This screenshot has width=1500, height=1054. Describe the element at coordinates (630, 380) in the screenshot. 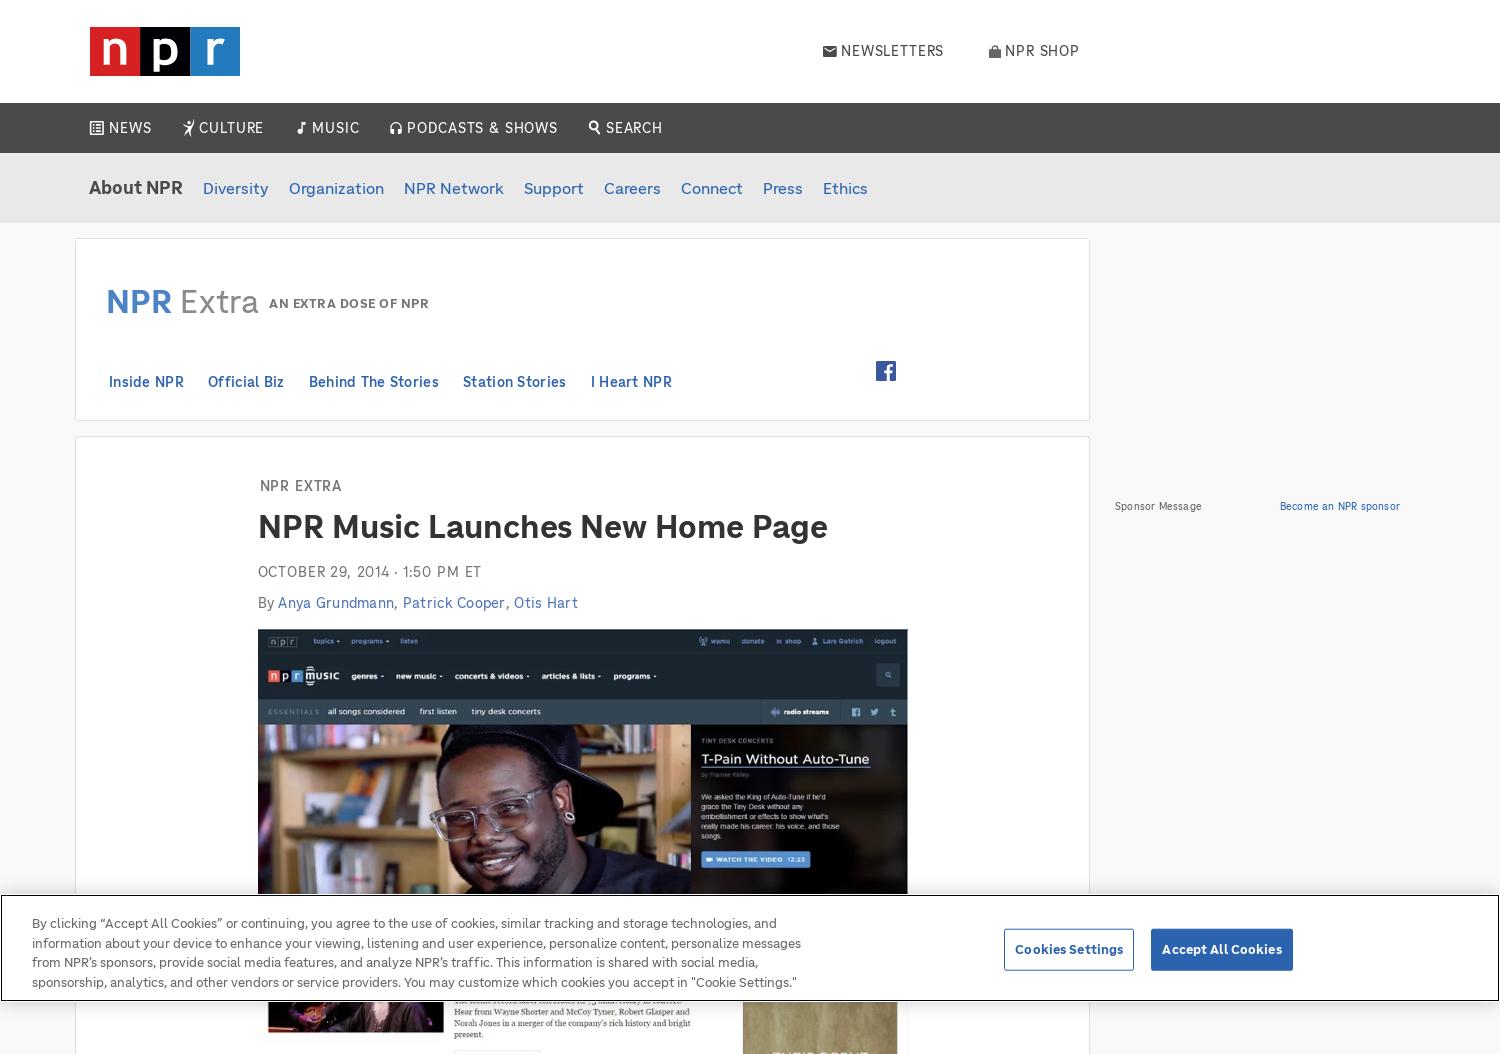

I see `'I Heart NPR'` at that location.